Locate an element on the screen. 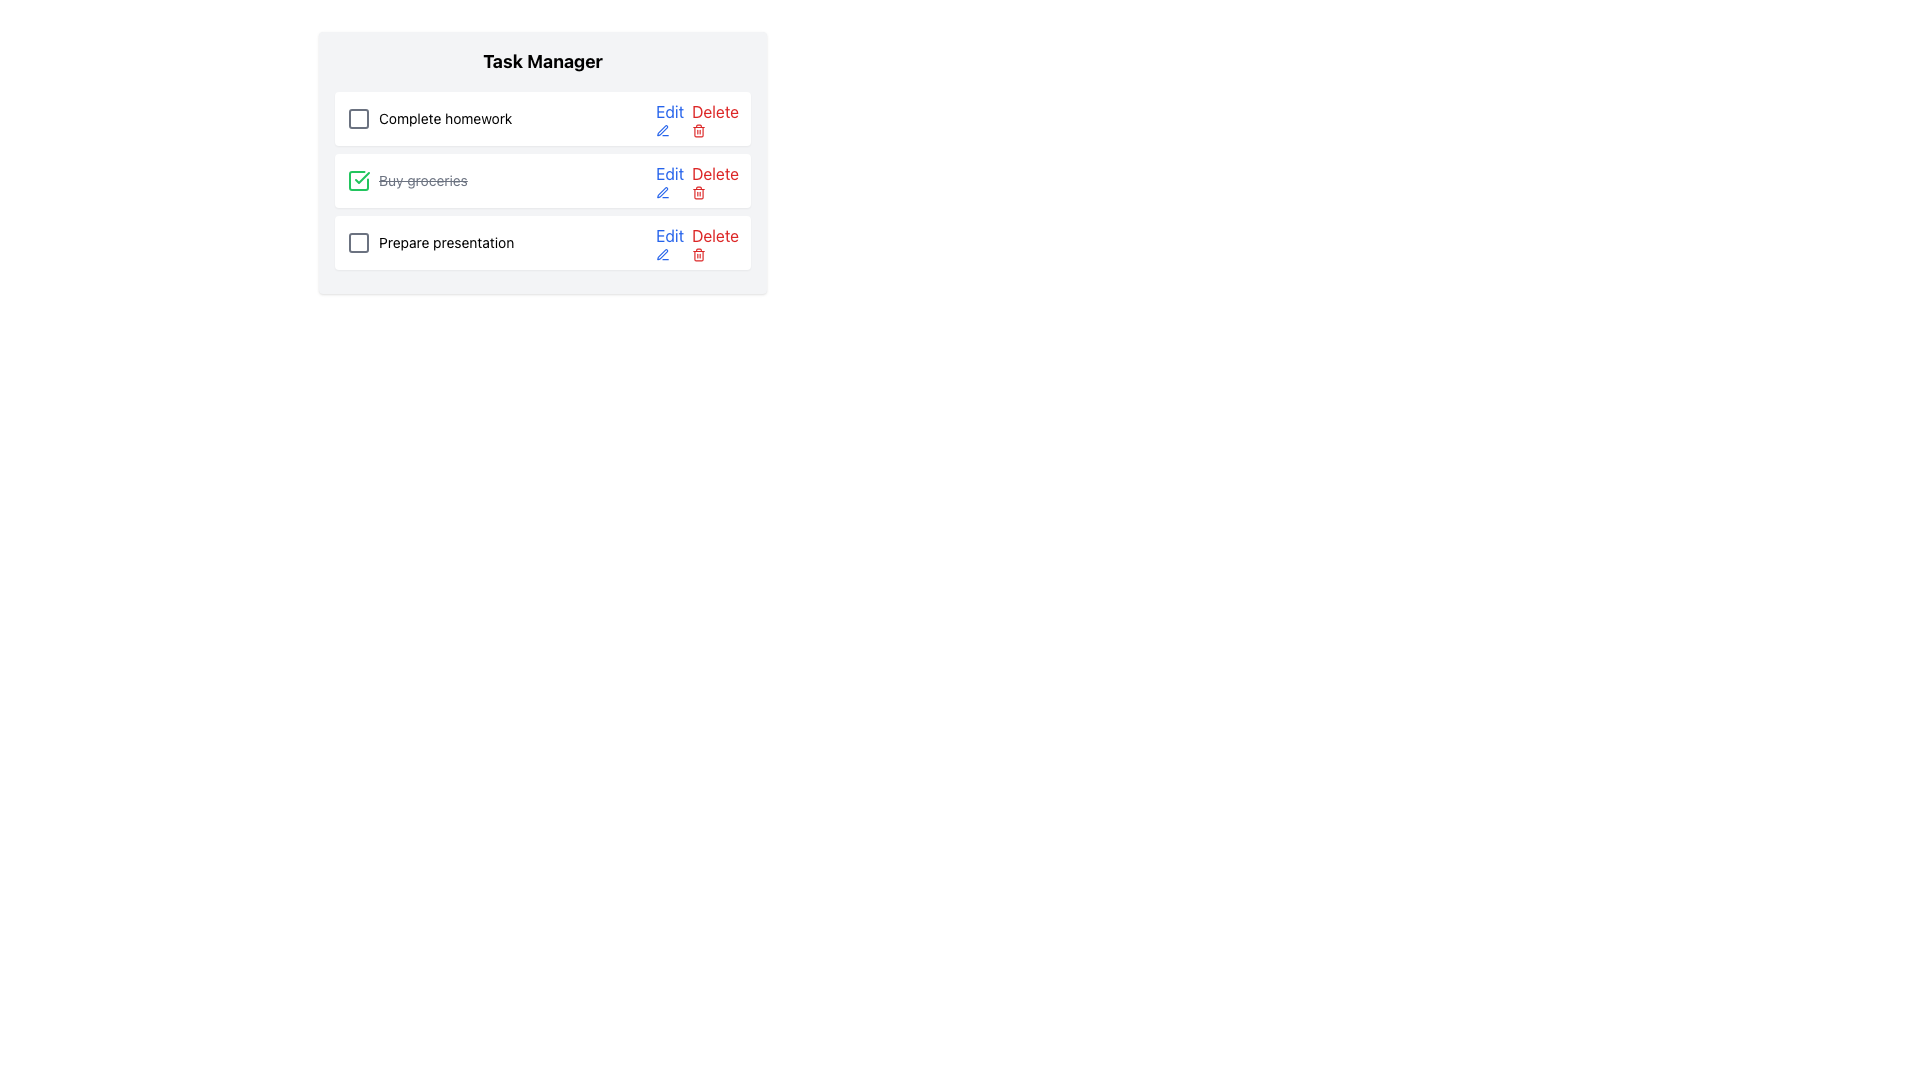 The image size is (1920, 1080). the checkbox indicating the completion status of the task 'Buy groceries' for potential tooltip or styling changes is located at coordinates (359, 181).